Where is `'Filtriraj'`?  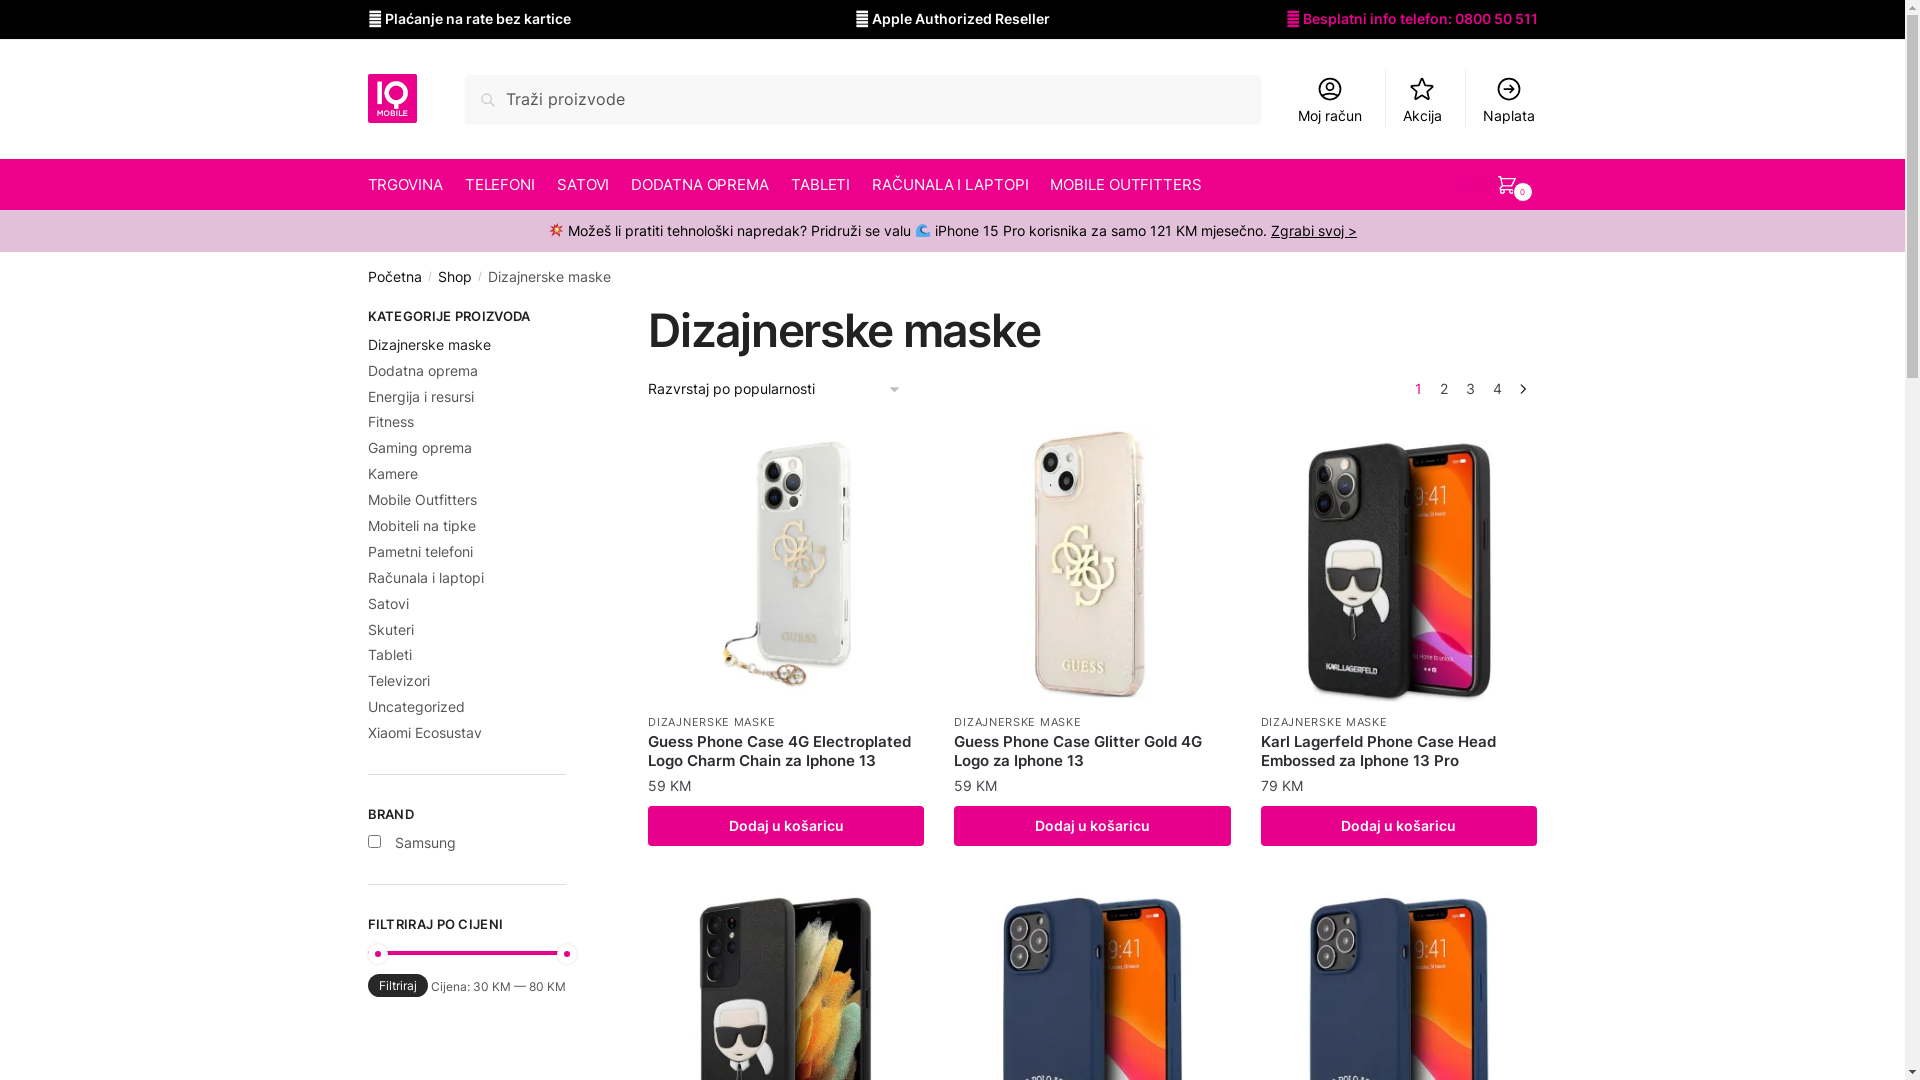
'Filtriraj' is located at coordinates (398, 984).